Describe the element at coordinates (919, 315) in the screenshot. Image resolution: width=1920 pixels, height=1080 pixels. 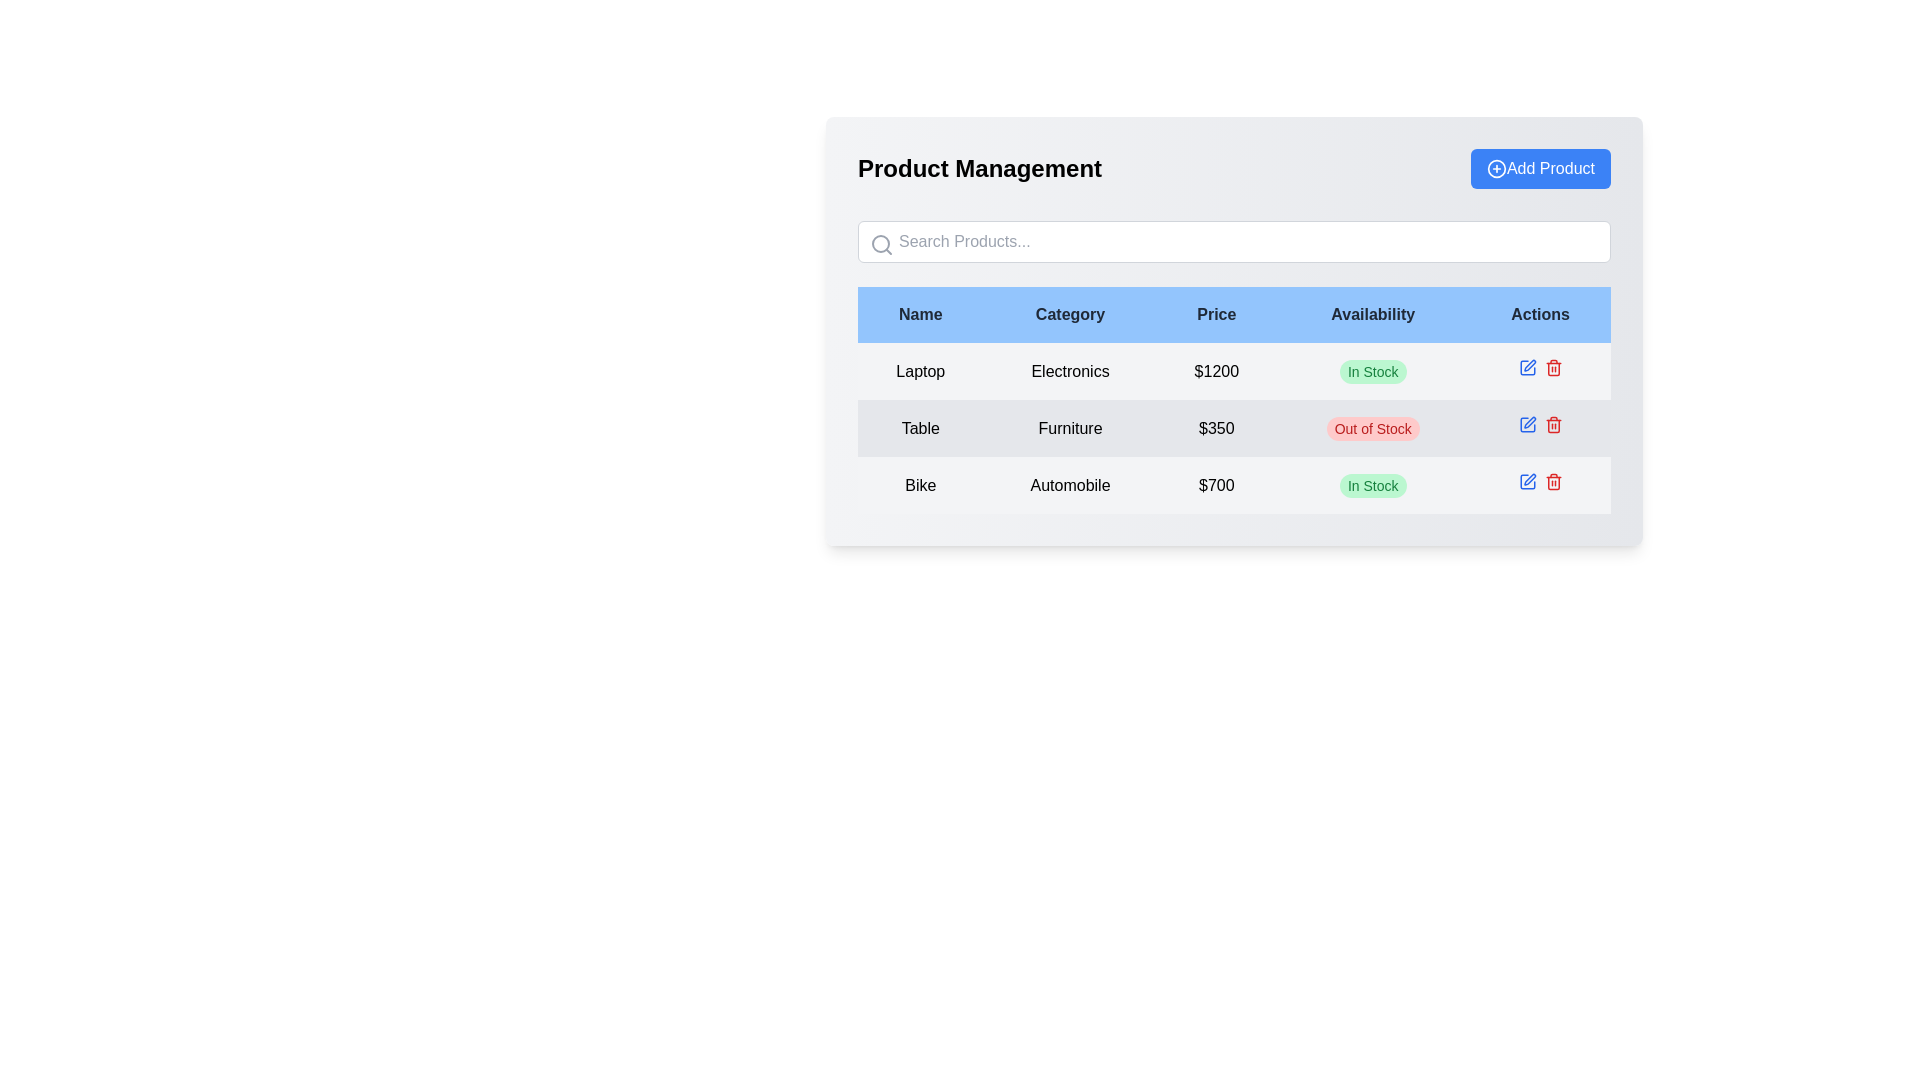
I see `the 'Name' column header, which is the first of five column headers in the table, located in the top-left corner of the header row` at that location.